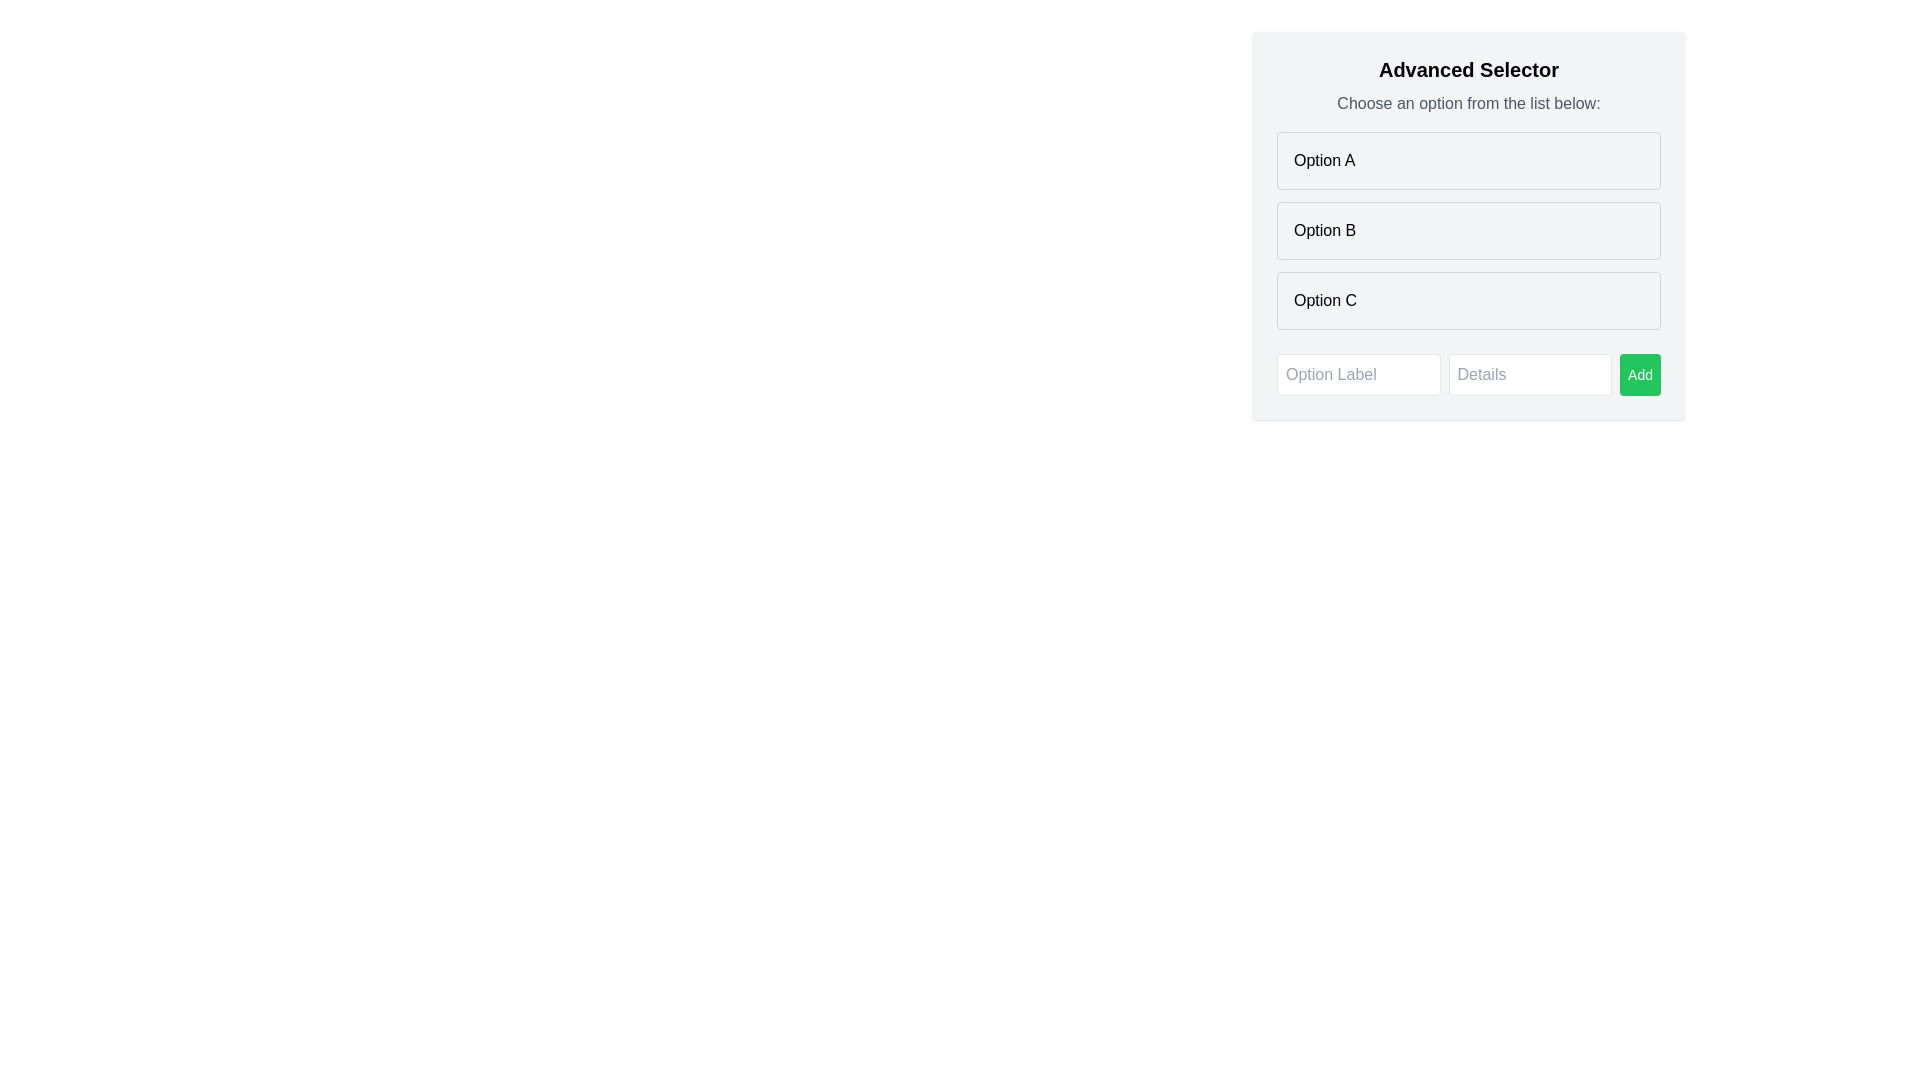 The width and height of the screenshot is (1920, 1080). I want to click on the button located at the rightmost end of the row containing the 'Option Label' and 'Details' text input fields, so click(1640, 374).